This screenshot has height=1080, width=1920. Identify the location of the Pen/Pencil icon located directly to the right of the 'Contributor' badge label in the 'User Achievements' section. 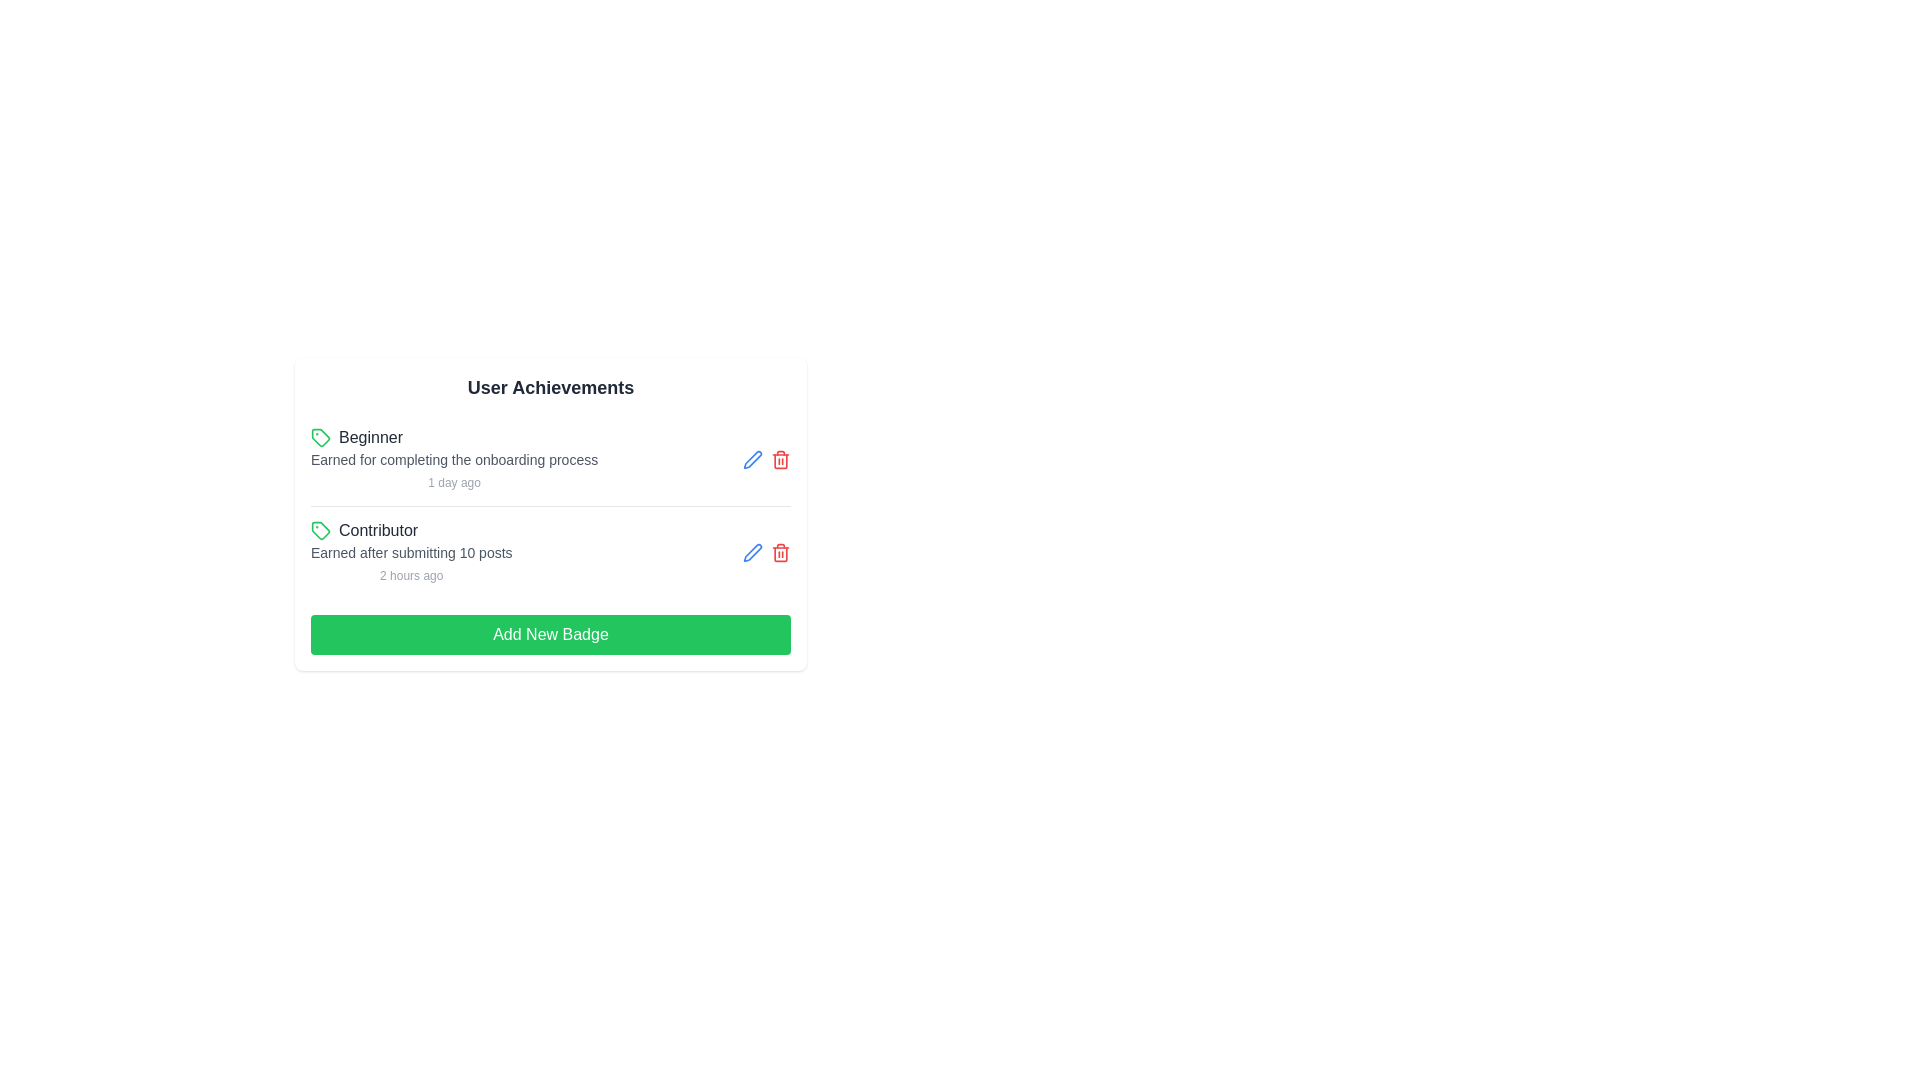
(752, 459).